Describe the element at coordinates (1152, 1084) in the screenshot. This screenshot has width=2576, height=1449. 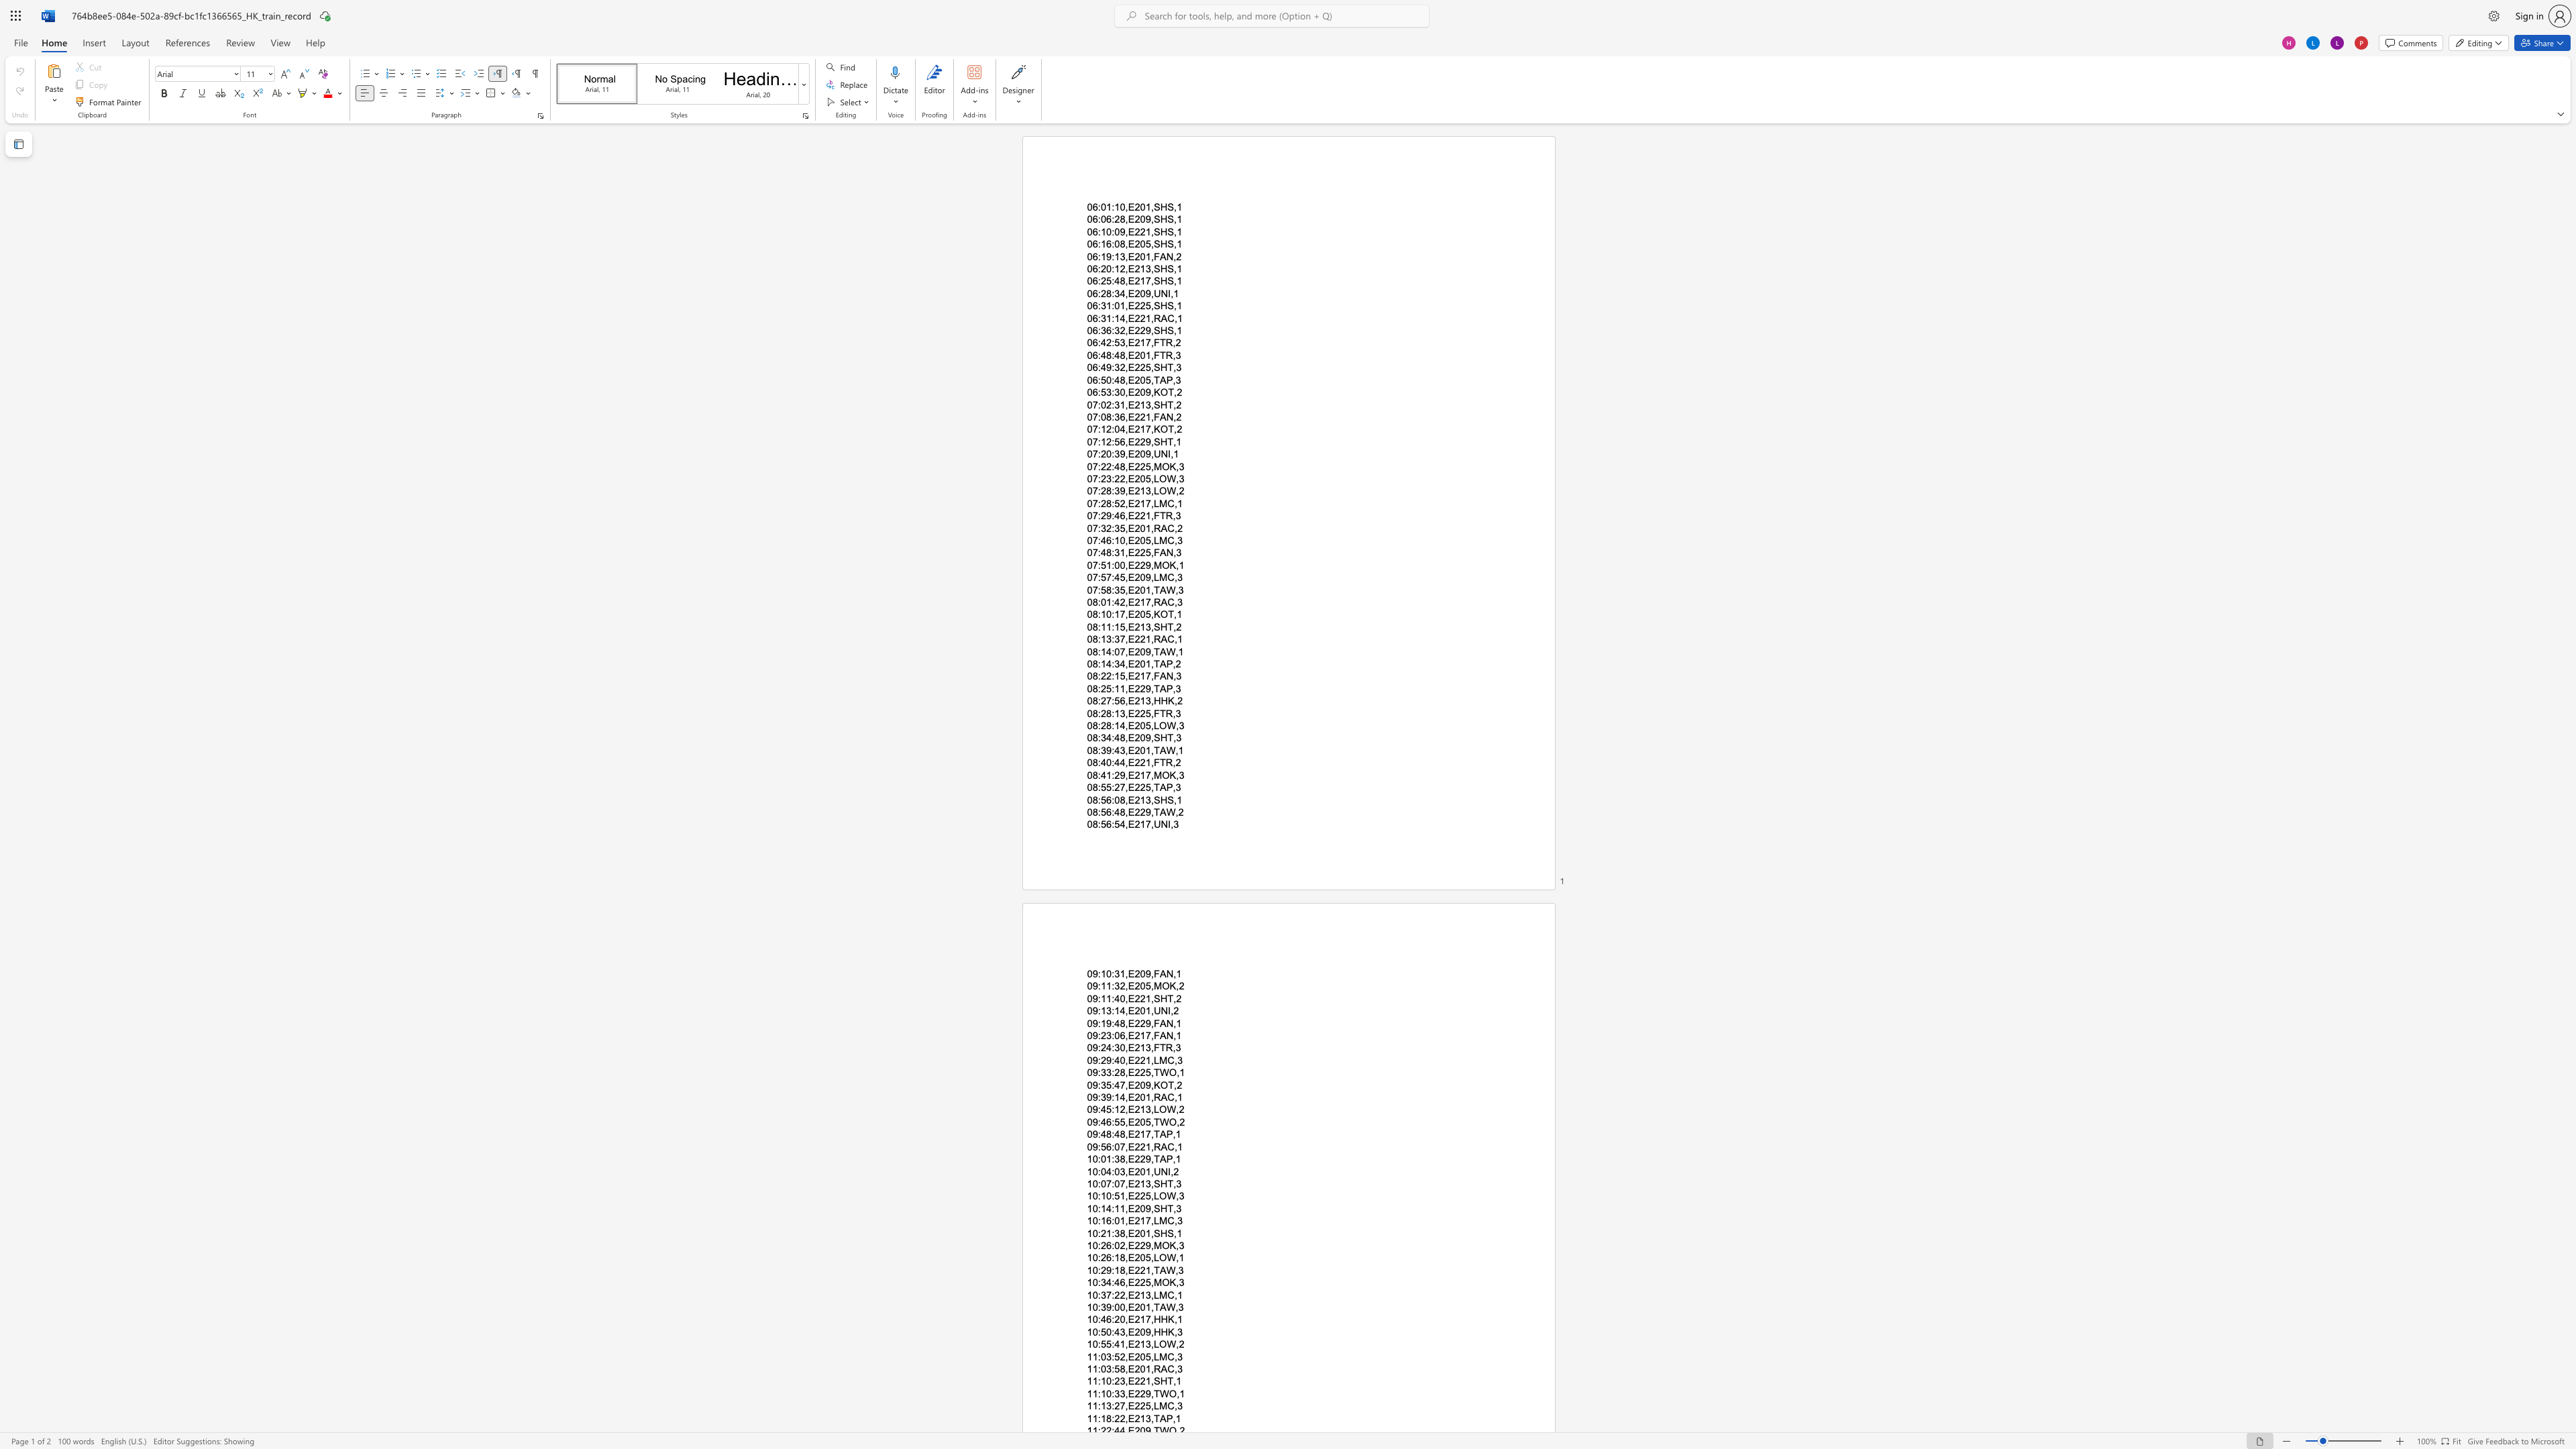
I see `the subset text "KOT" within the text "09:35:47,E209,KOT,2"` at that location.